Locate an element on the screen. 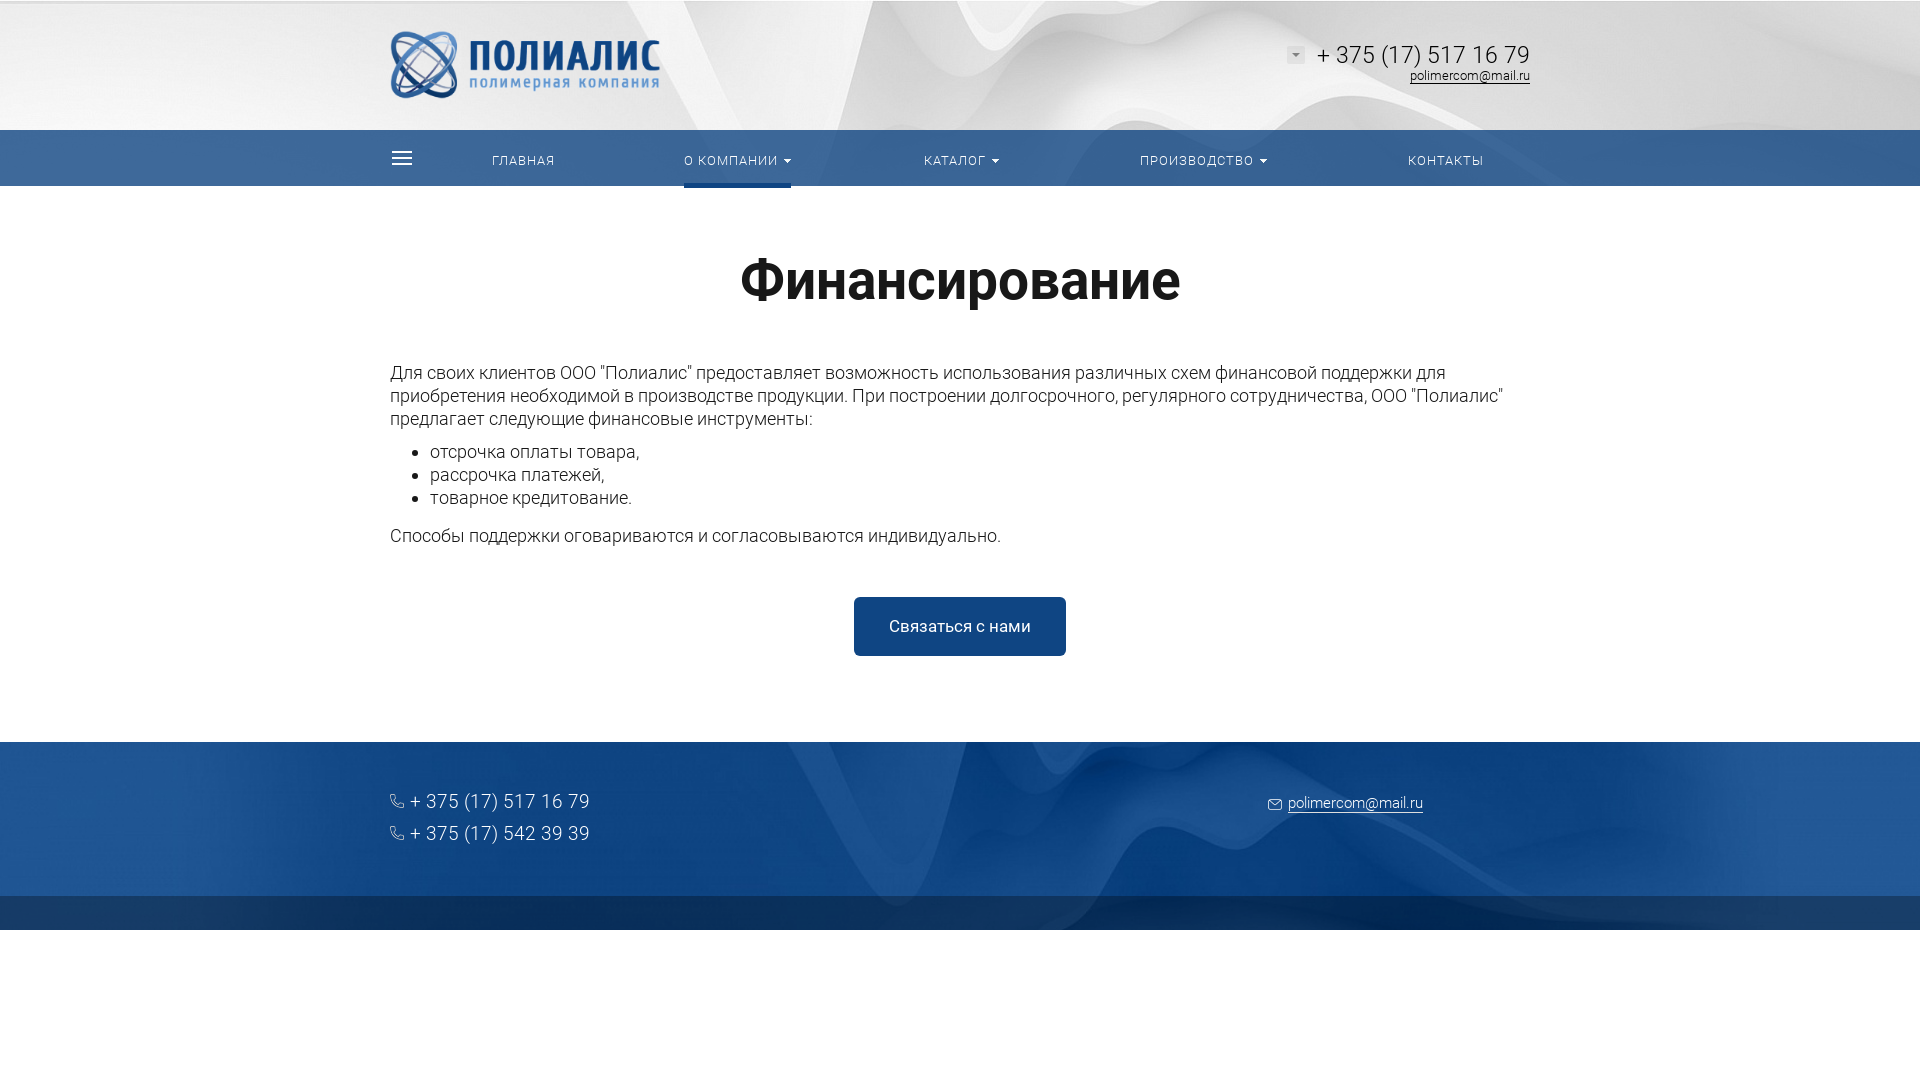 This screenshot has height=1080, width=1920. 'polimercom@mail.ru' is located at coordinates (1469, 75).